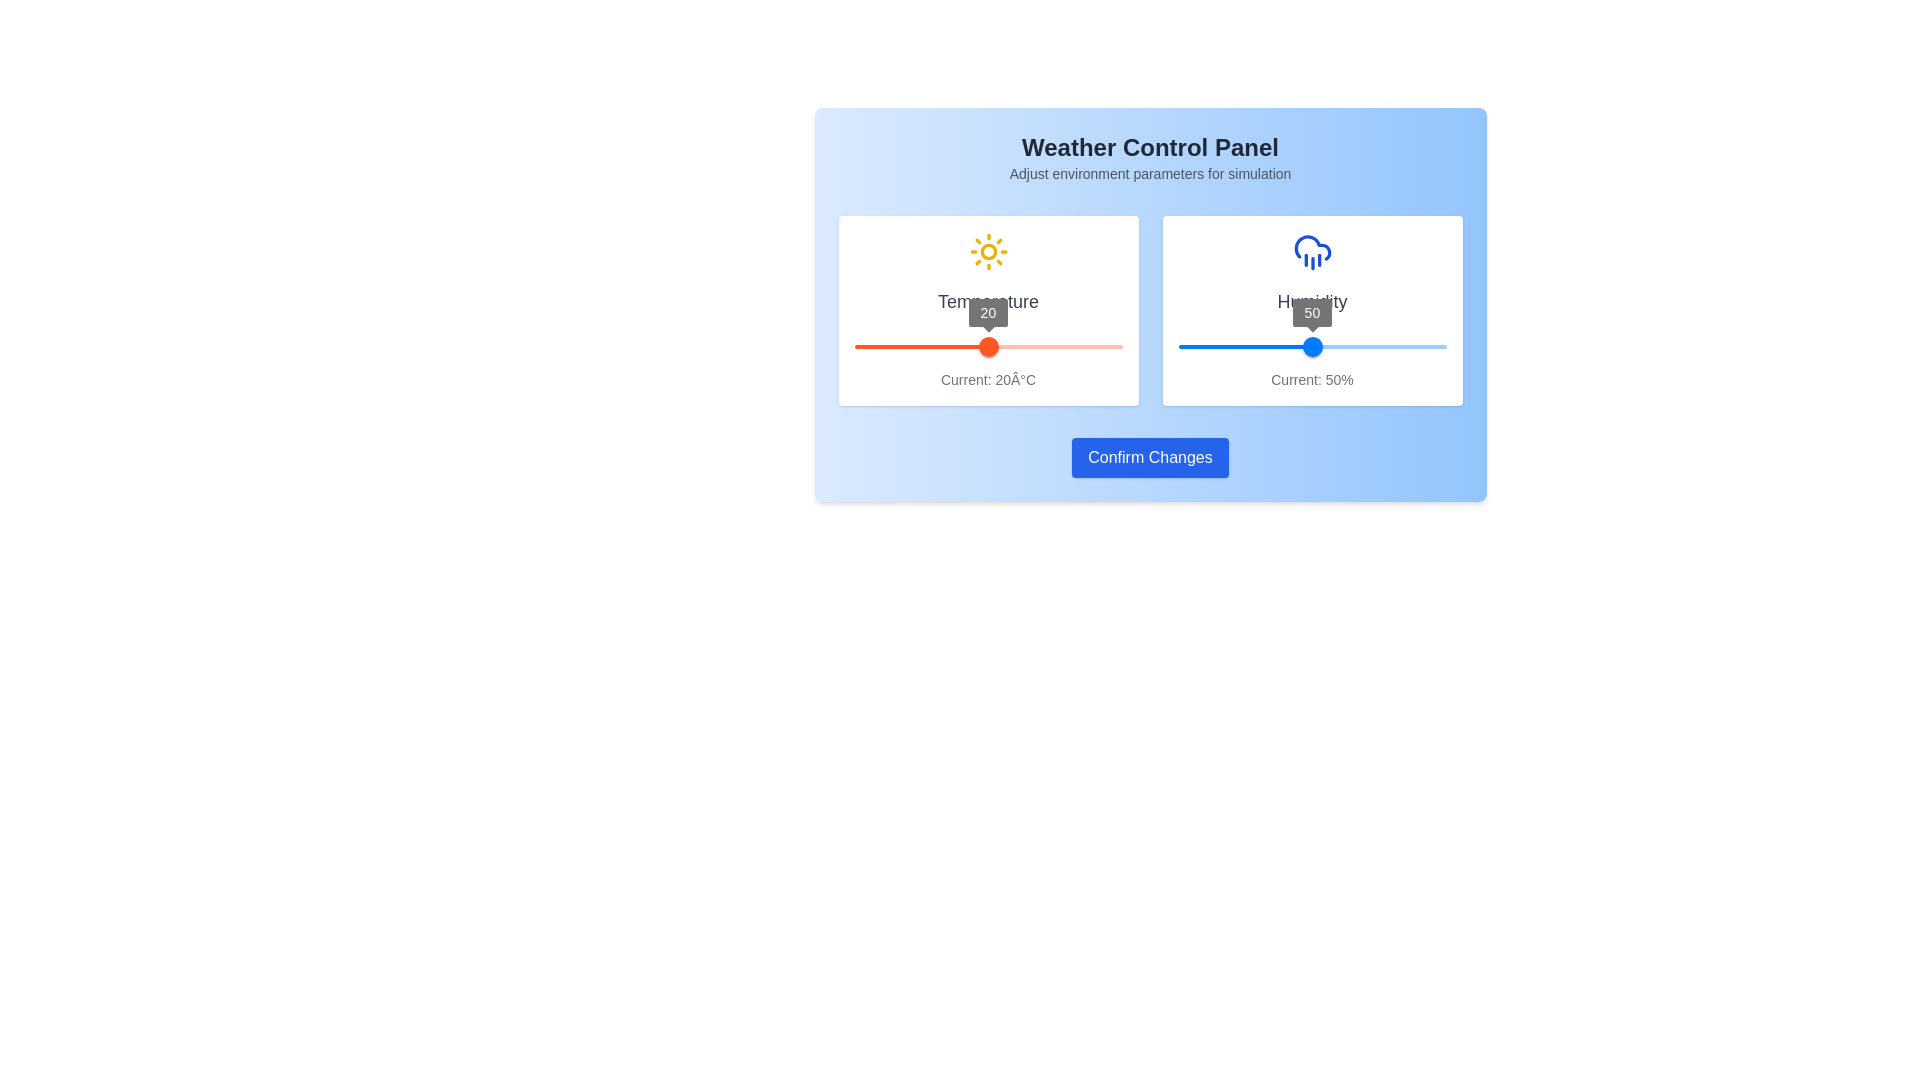 This screenshot has width=1920, height=1080. Describe the element at coordinates (1194, 346) in the screenshot. I see `humidity` at that location.